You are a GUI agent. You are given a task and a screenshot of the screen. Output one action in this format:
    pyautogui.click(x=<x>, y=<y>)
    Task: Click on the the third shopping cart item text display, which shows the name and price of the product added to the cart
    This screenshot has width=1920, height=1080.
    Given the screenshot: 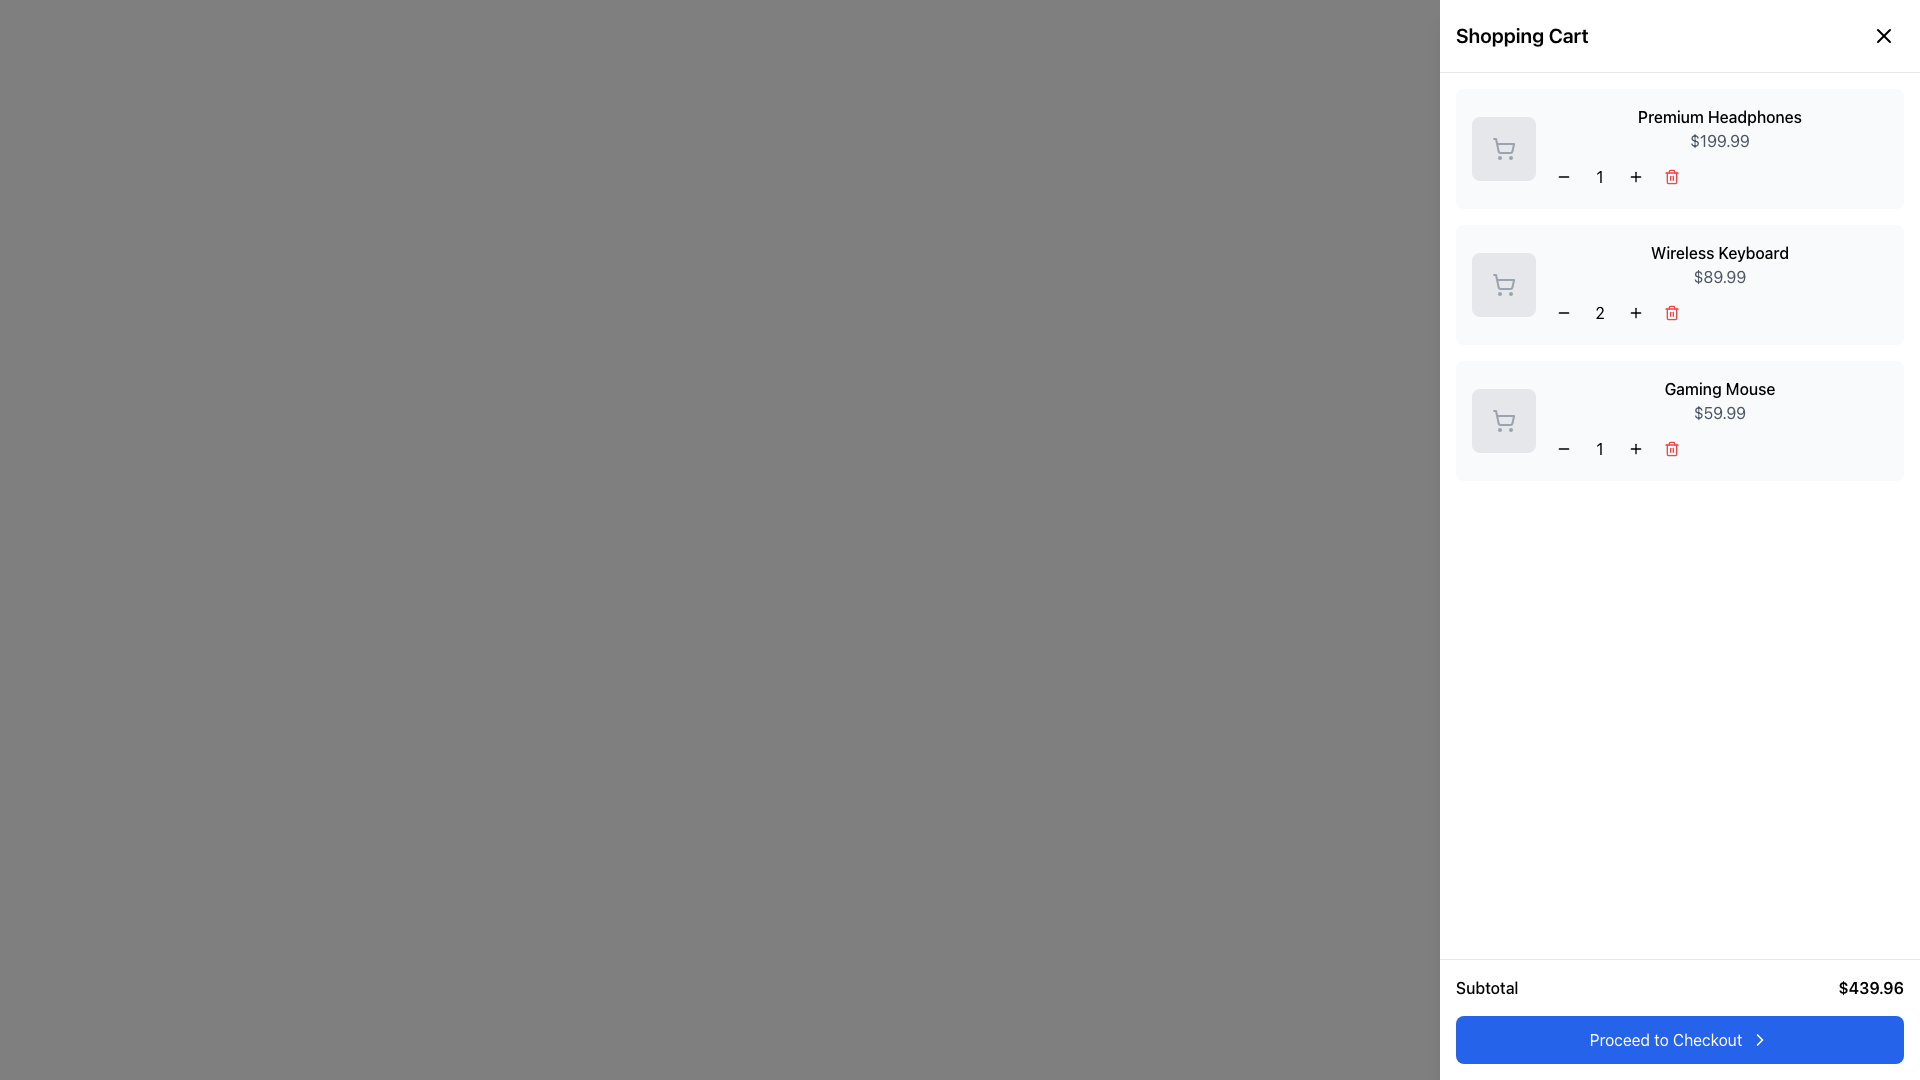 What is the action you would take?
    pyautogui.click(x=1718, y=419)
    